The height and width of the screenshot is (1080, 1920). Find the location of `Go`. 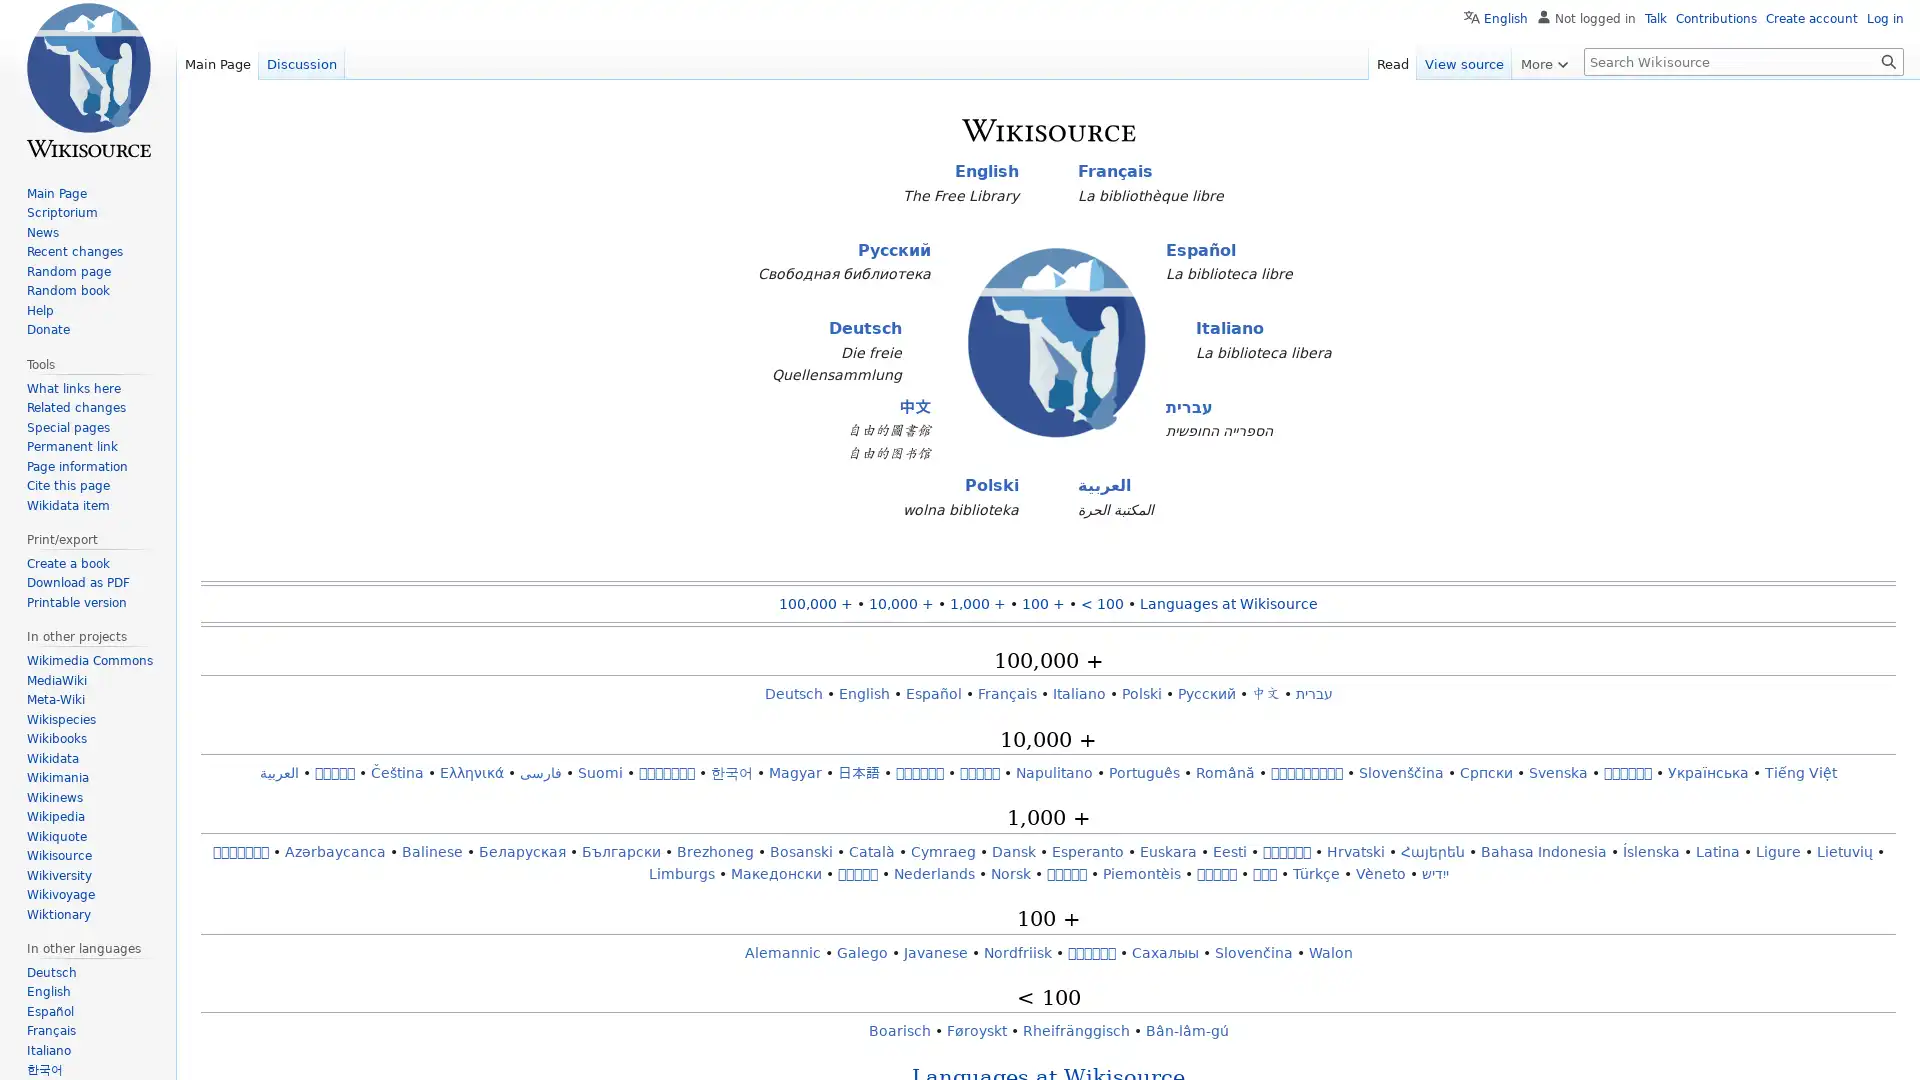

Go is located at coordinates (1888, 60).